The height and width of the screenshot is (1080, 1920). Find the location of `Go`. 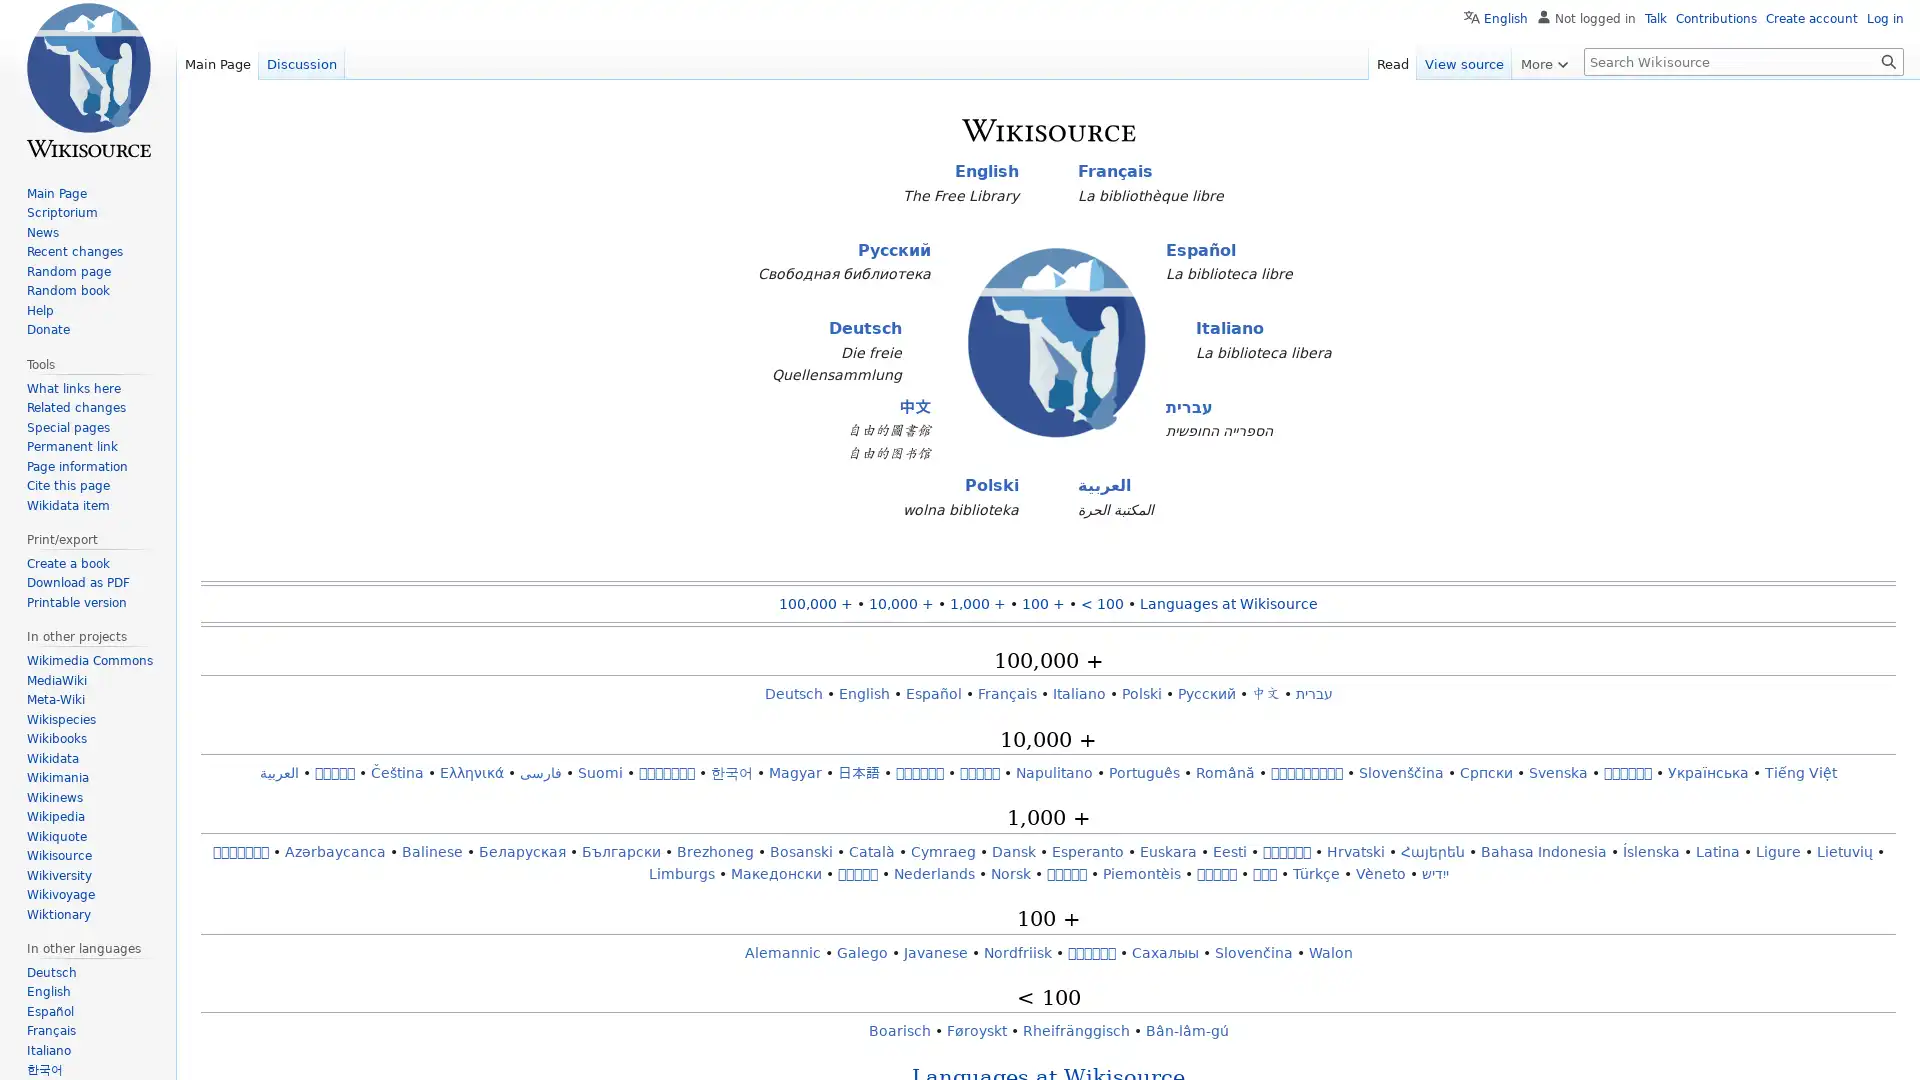

Go is located at coordinates (1888, 60).